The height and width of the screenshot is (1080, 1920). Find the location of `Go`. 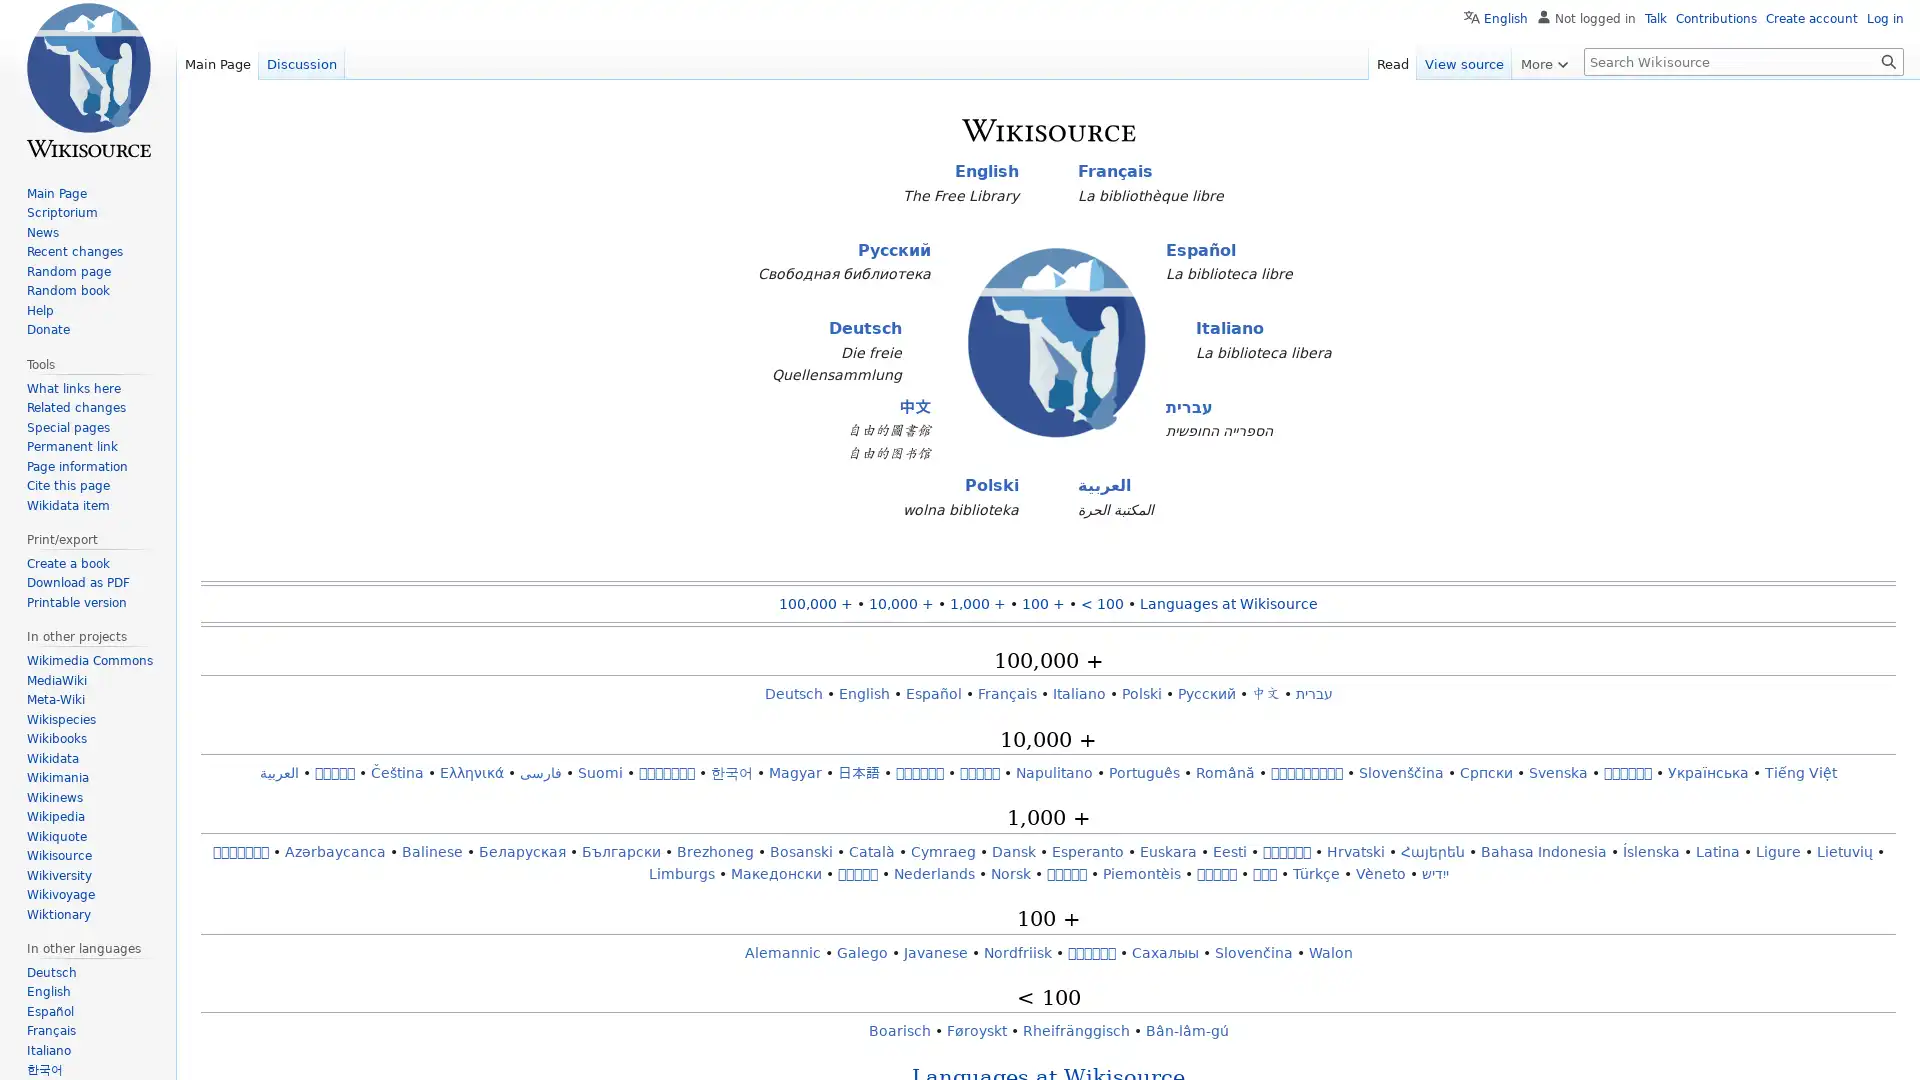

Go is located at coordinates (1888, 60).